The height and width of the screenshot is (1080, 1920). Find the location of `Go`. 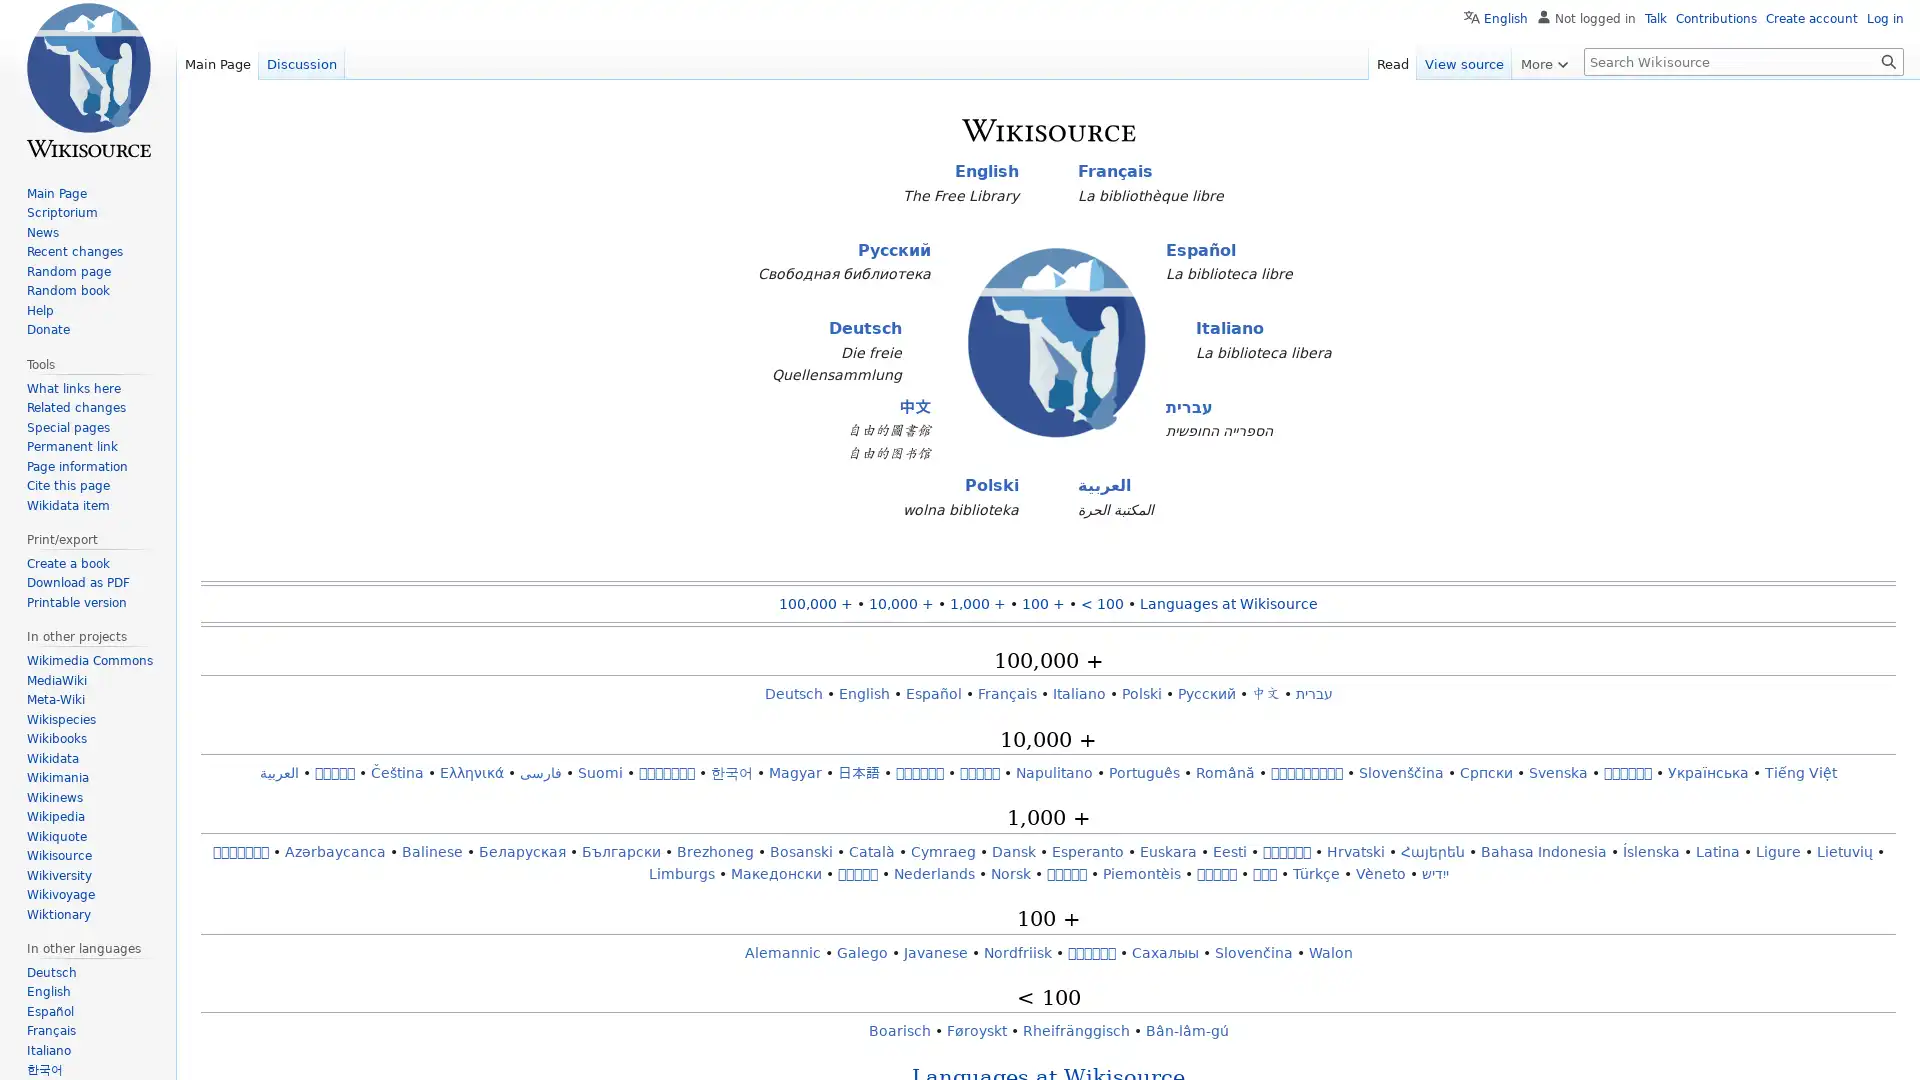

Go is located at coordinates (1888, 60).